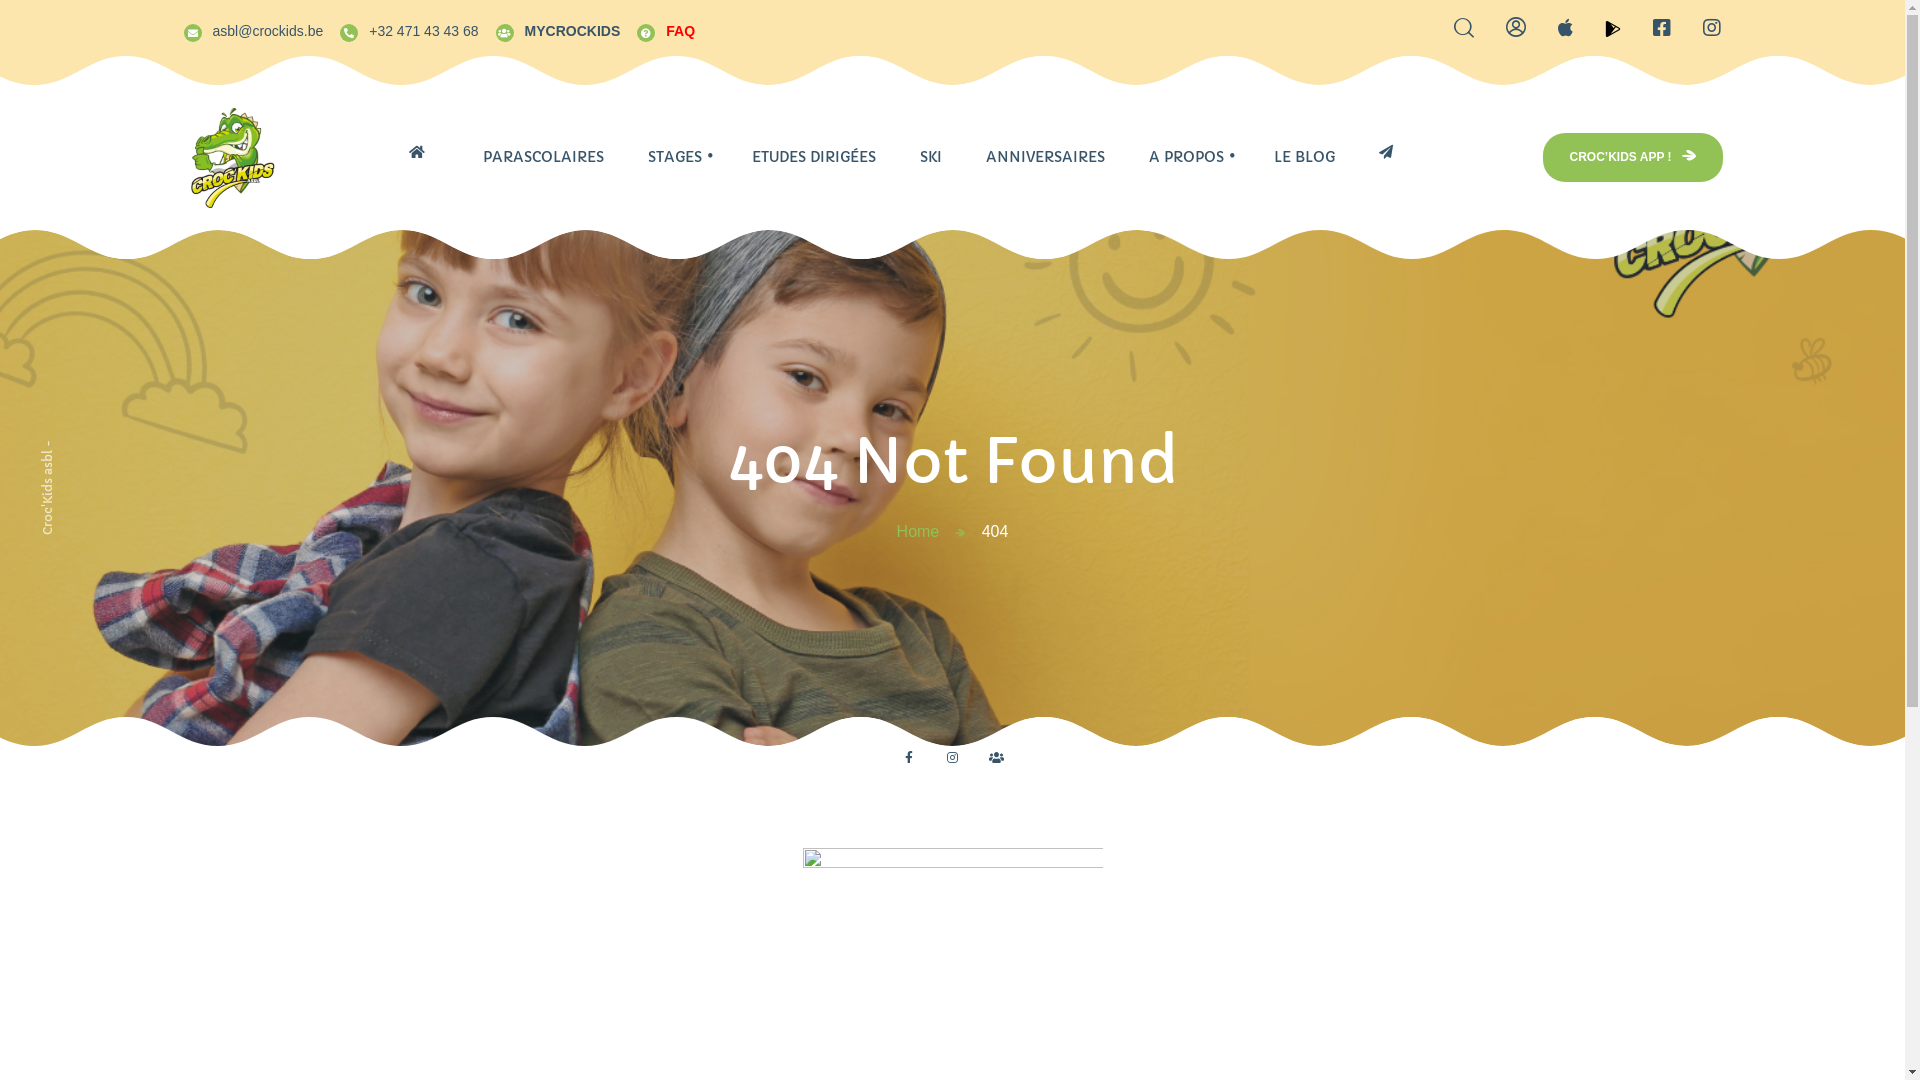 This screenshot has width=1920, height=1080. Describe the element at coordinates (251, 29) in the screenshot. I see `'asbl@crockids.be'` at that location.